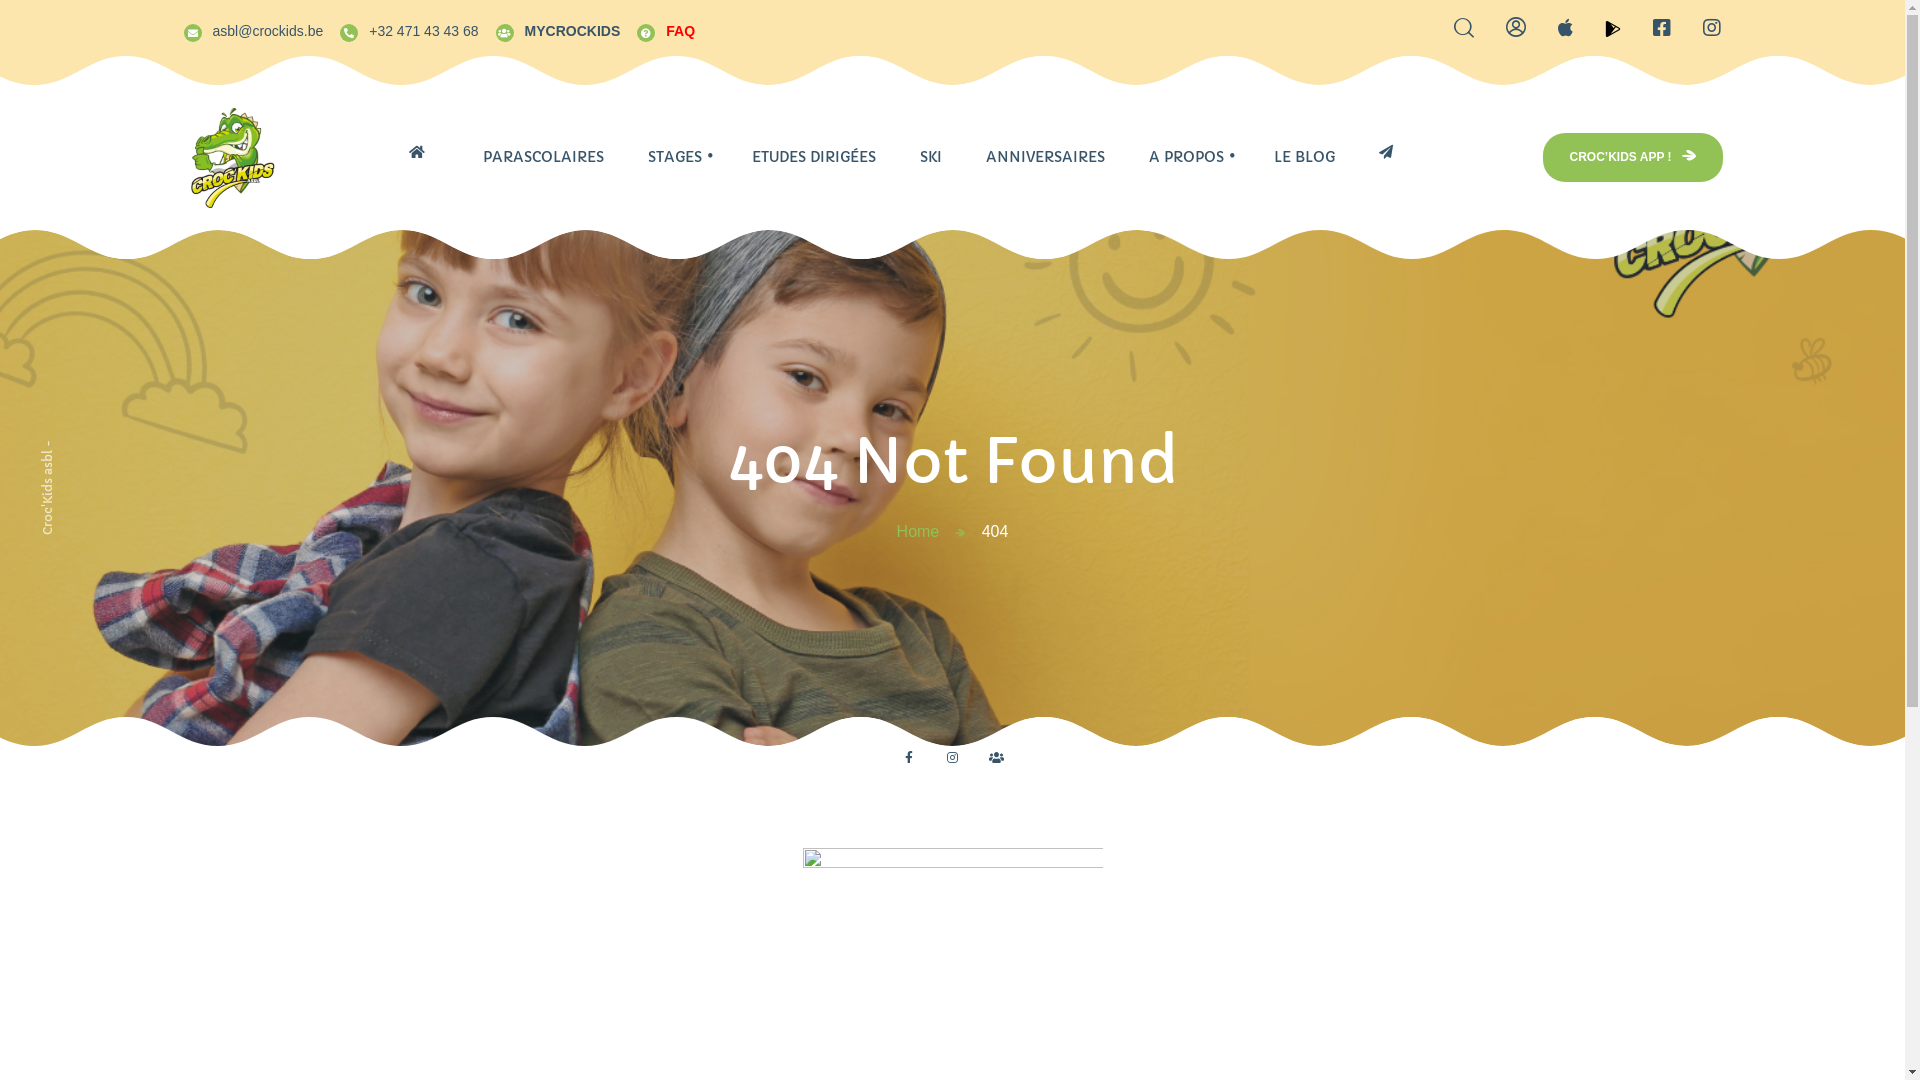 This screenshot has width=1920, height=1080. Describe the element at coordinates (251, 29) in the screenshot. I see `'asbl@crockids.be'` at that location.